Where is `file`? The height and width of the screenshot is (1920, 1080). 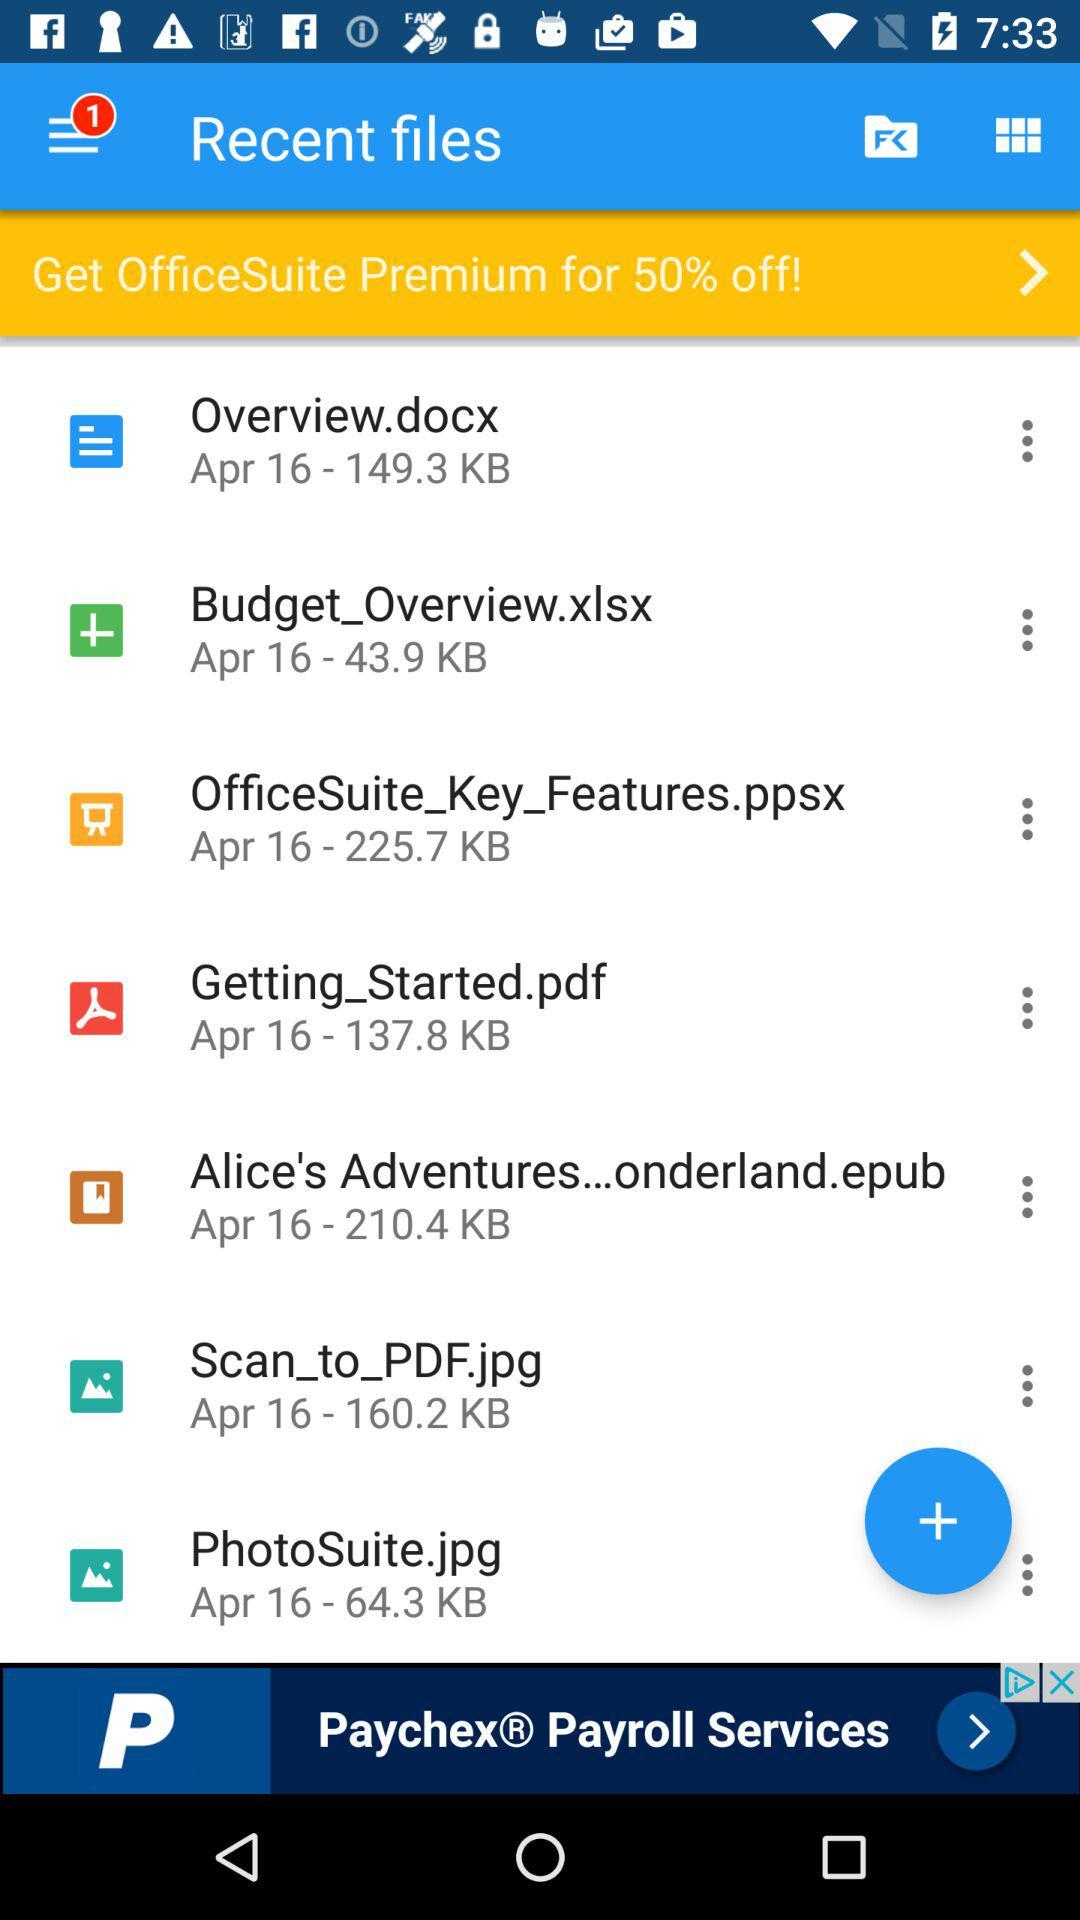
file is located at coordinates (1027, 1570).